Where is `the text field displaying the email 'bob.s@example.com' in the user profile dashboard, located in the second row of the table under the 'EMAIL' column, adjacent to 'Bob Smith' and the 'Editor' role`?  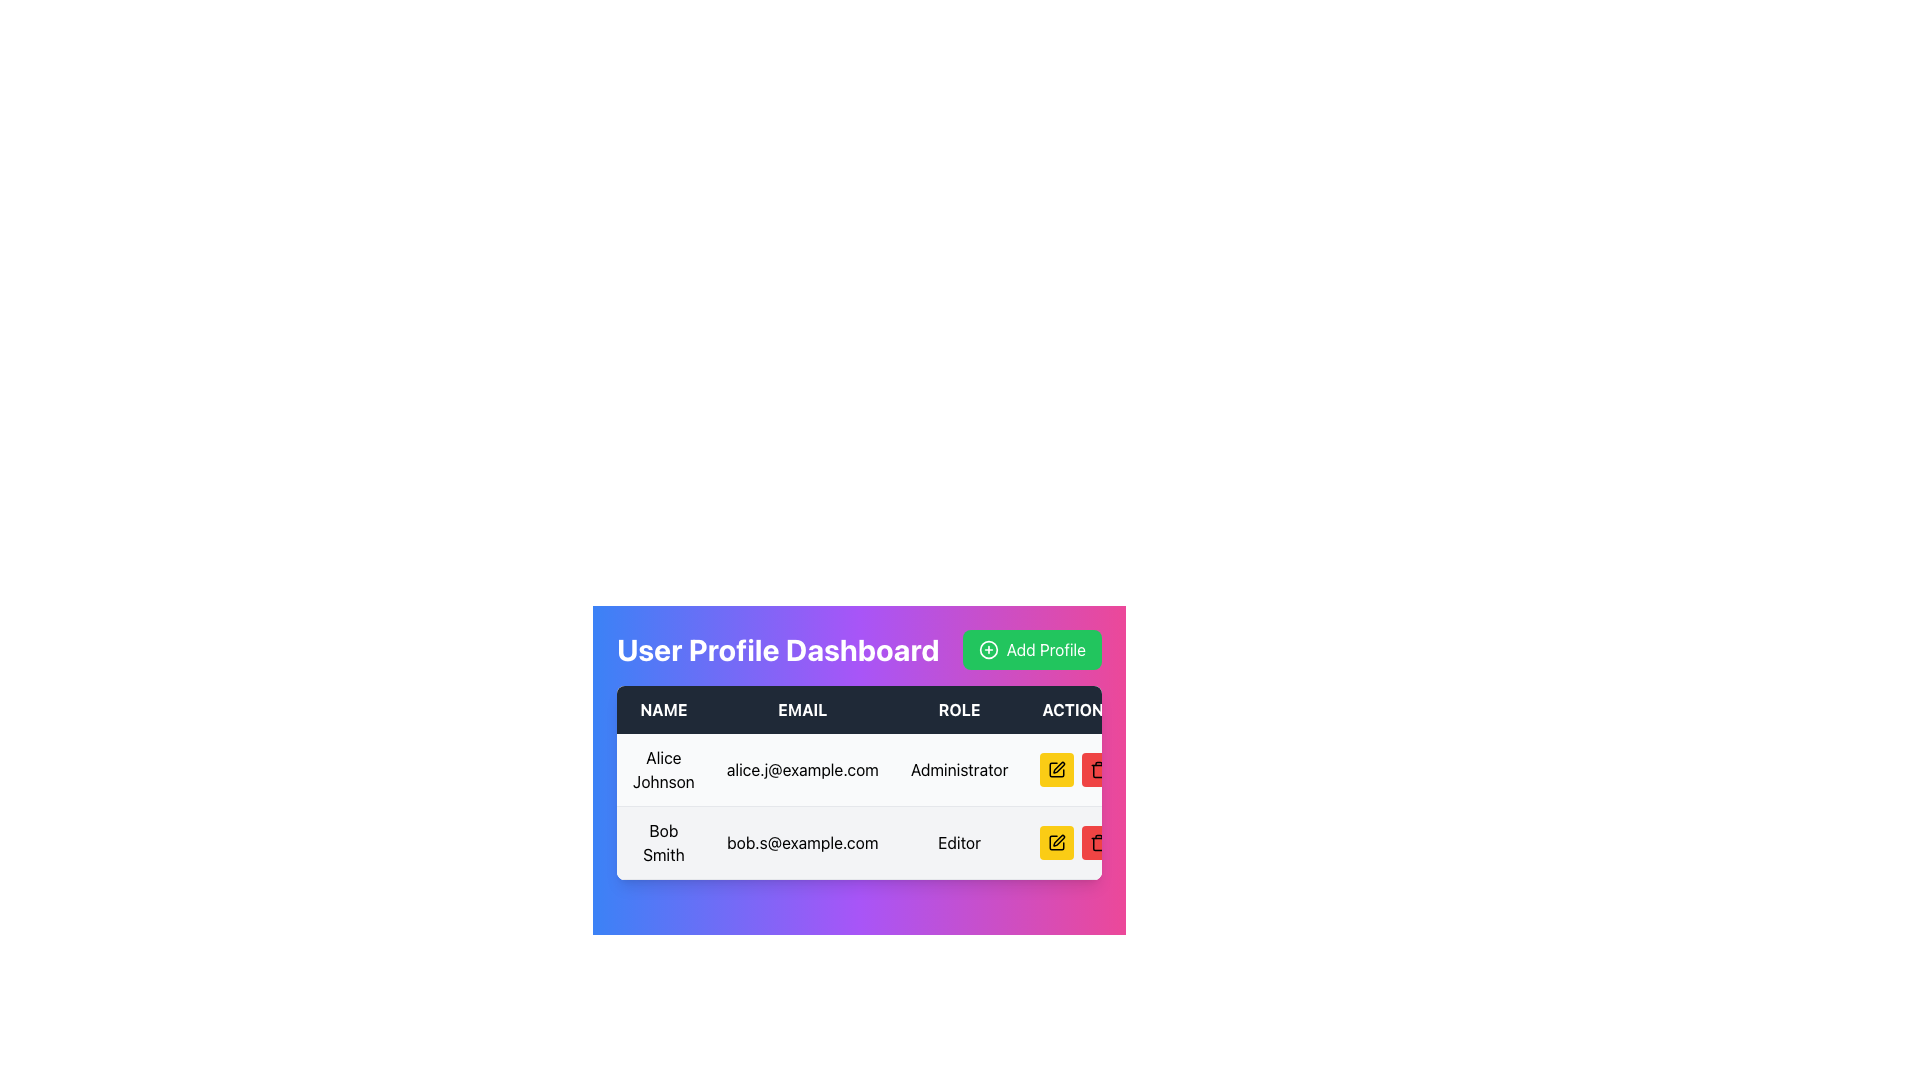
the text field displaying the email 'bob.s@example.com' in the user profile dashboard, located in the second row of the table under the 'EMAIL' column, adjacent to 'Bob Smith' and the 'Editor' role is located at coordinates (802, 843).